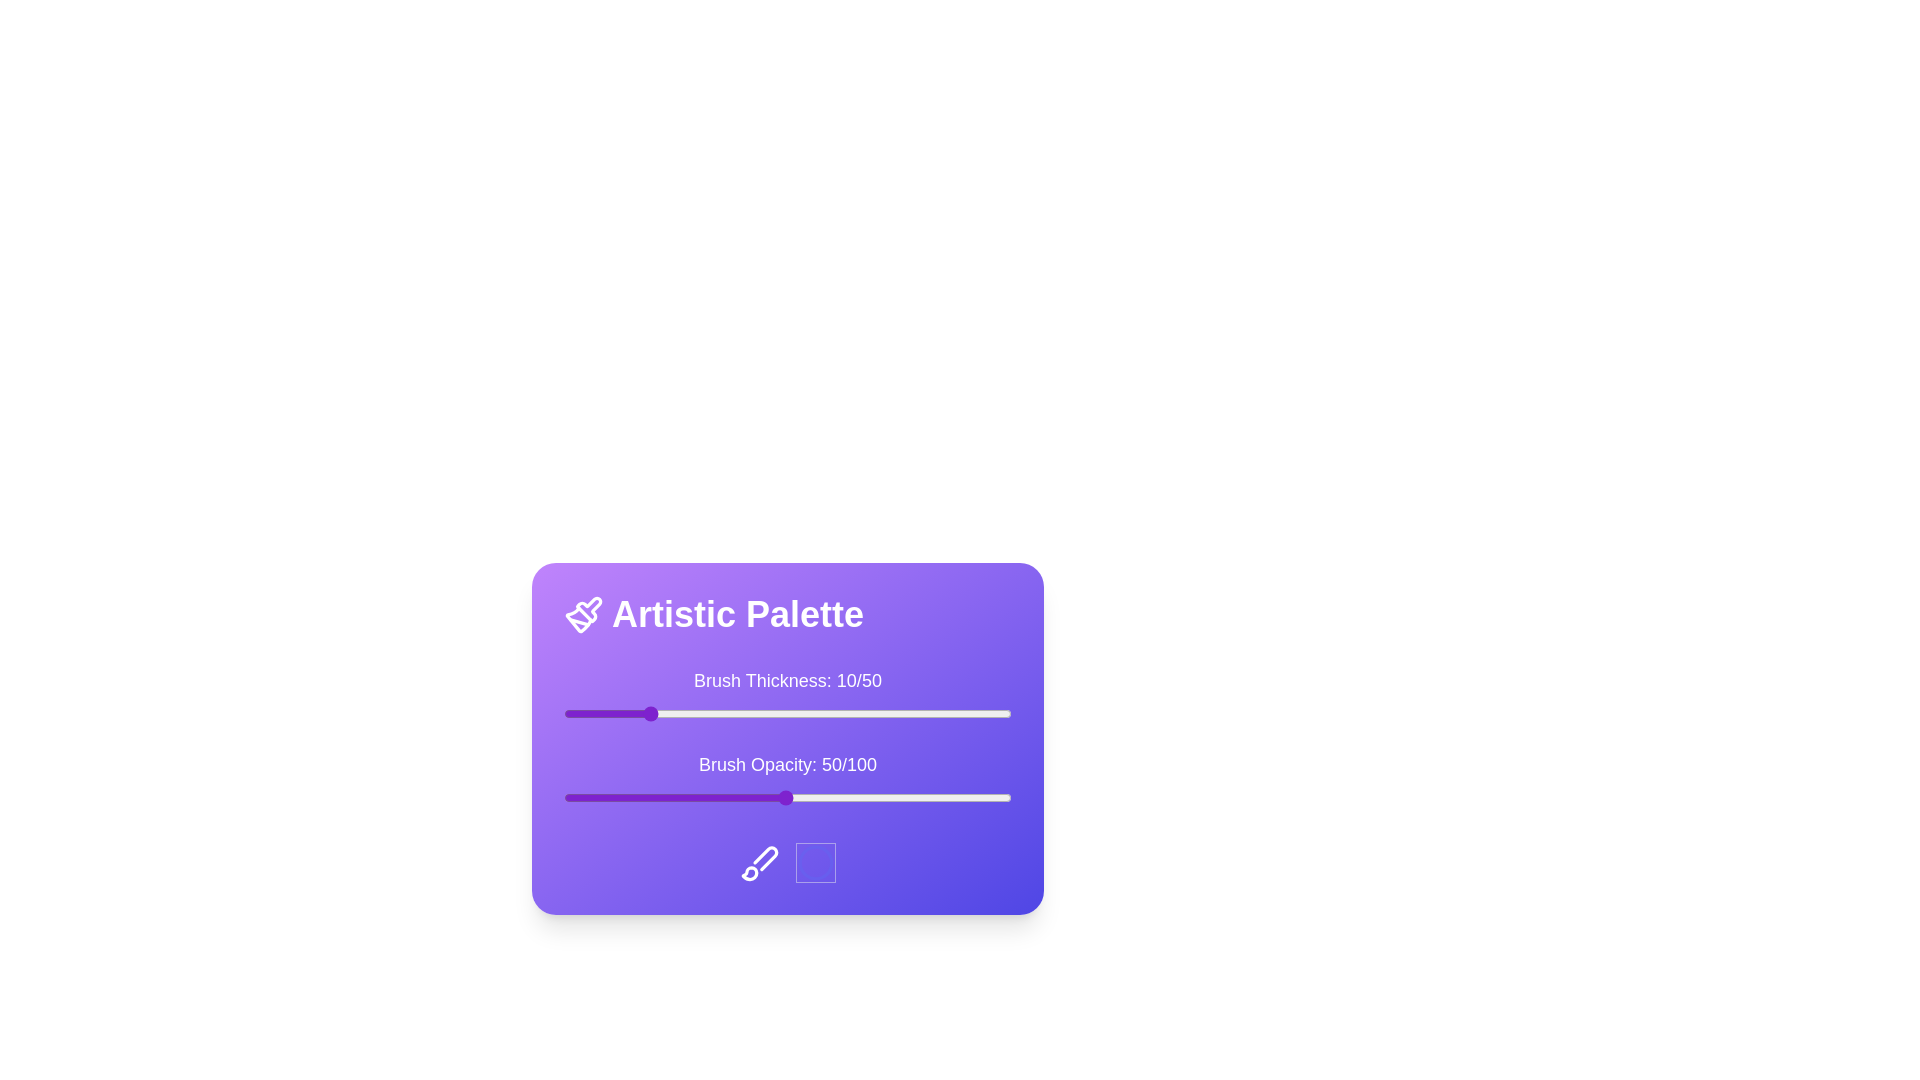 Image resolution: width=1920 pixels, height=1080 pixels. I want to click on the text 'Artistic Palette' located at its center, so click(786, 613).